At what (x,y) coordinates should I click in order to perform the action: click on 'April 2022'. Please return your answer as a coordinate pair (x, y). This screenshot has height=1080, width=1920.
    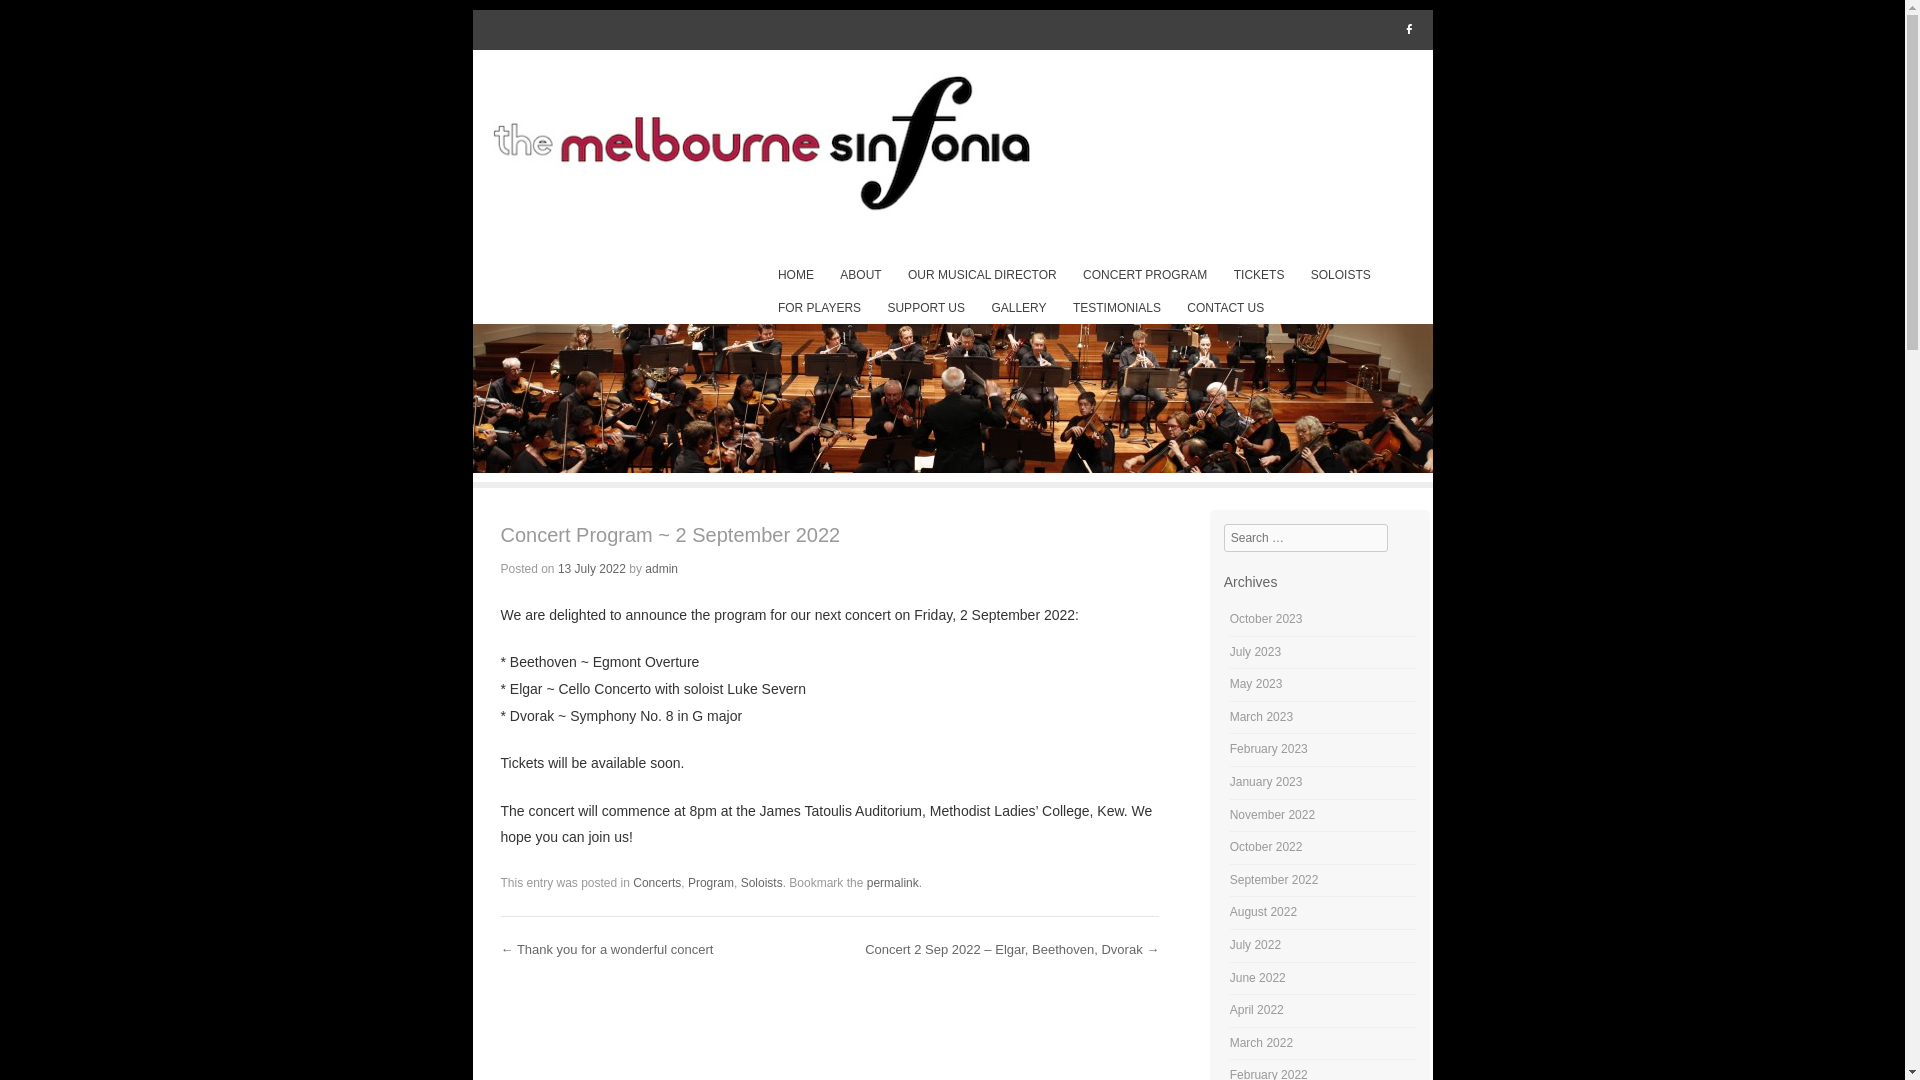
    Looking at the image, I should click on (1256, 1010).